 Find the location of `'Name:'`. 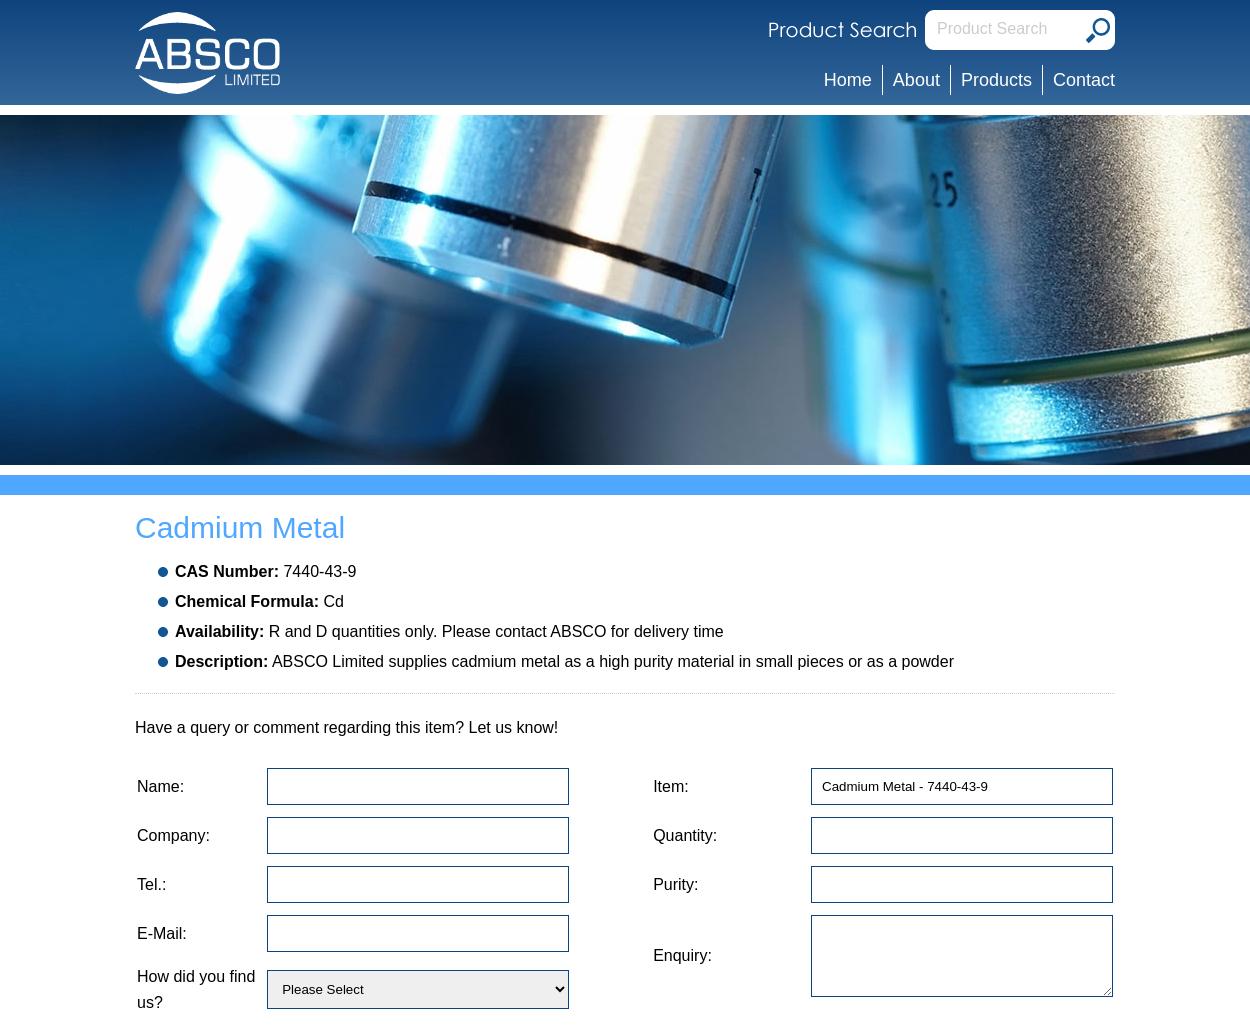

'Name:' is located at coordinates (160, 785).